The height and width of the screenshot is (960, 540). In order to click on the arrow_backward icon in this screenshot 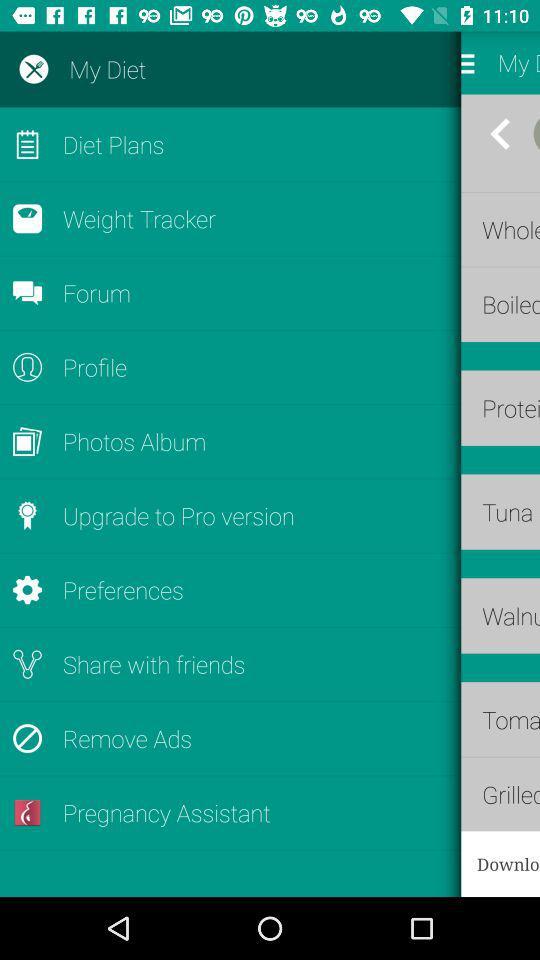, I will do `click(499, 133)`.